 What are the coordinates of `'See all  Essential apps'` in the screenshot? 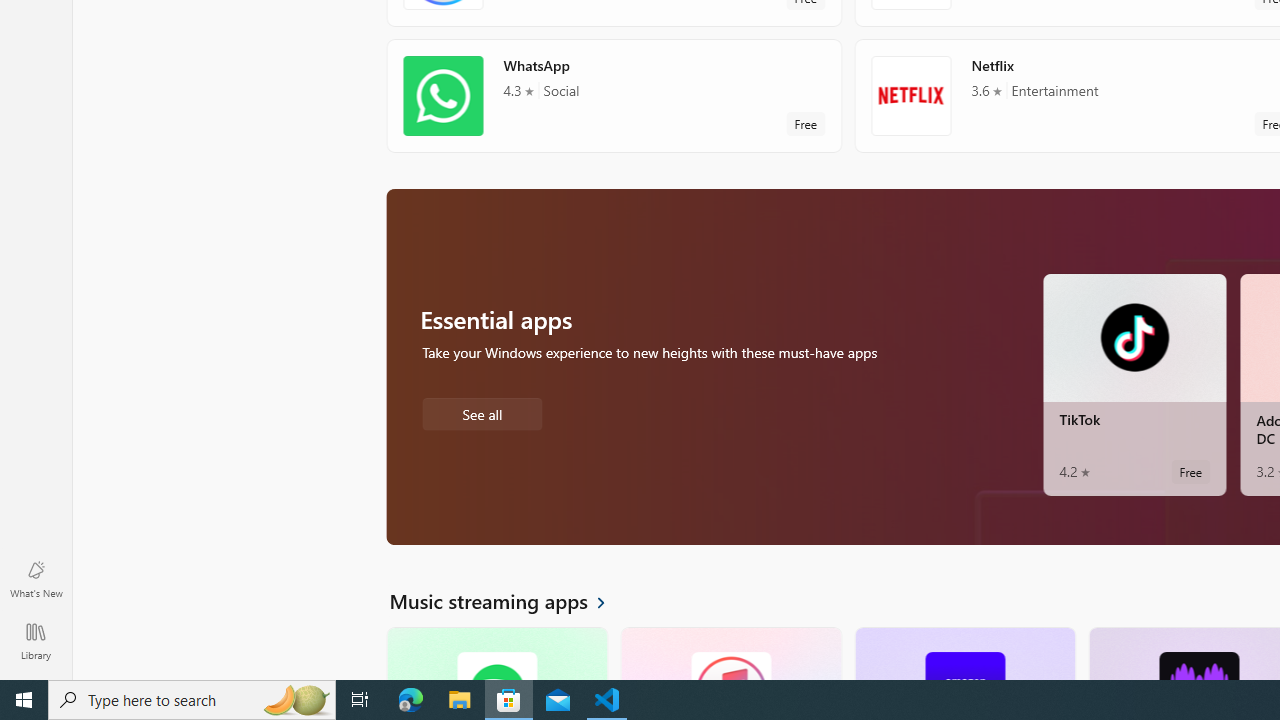 It's located at (481, 411).